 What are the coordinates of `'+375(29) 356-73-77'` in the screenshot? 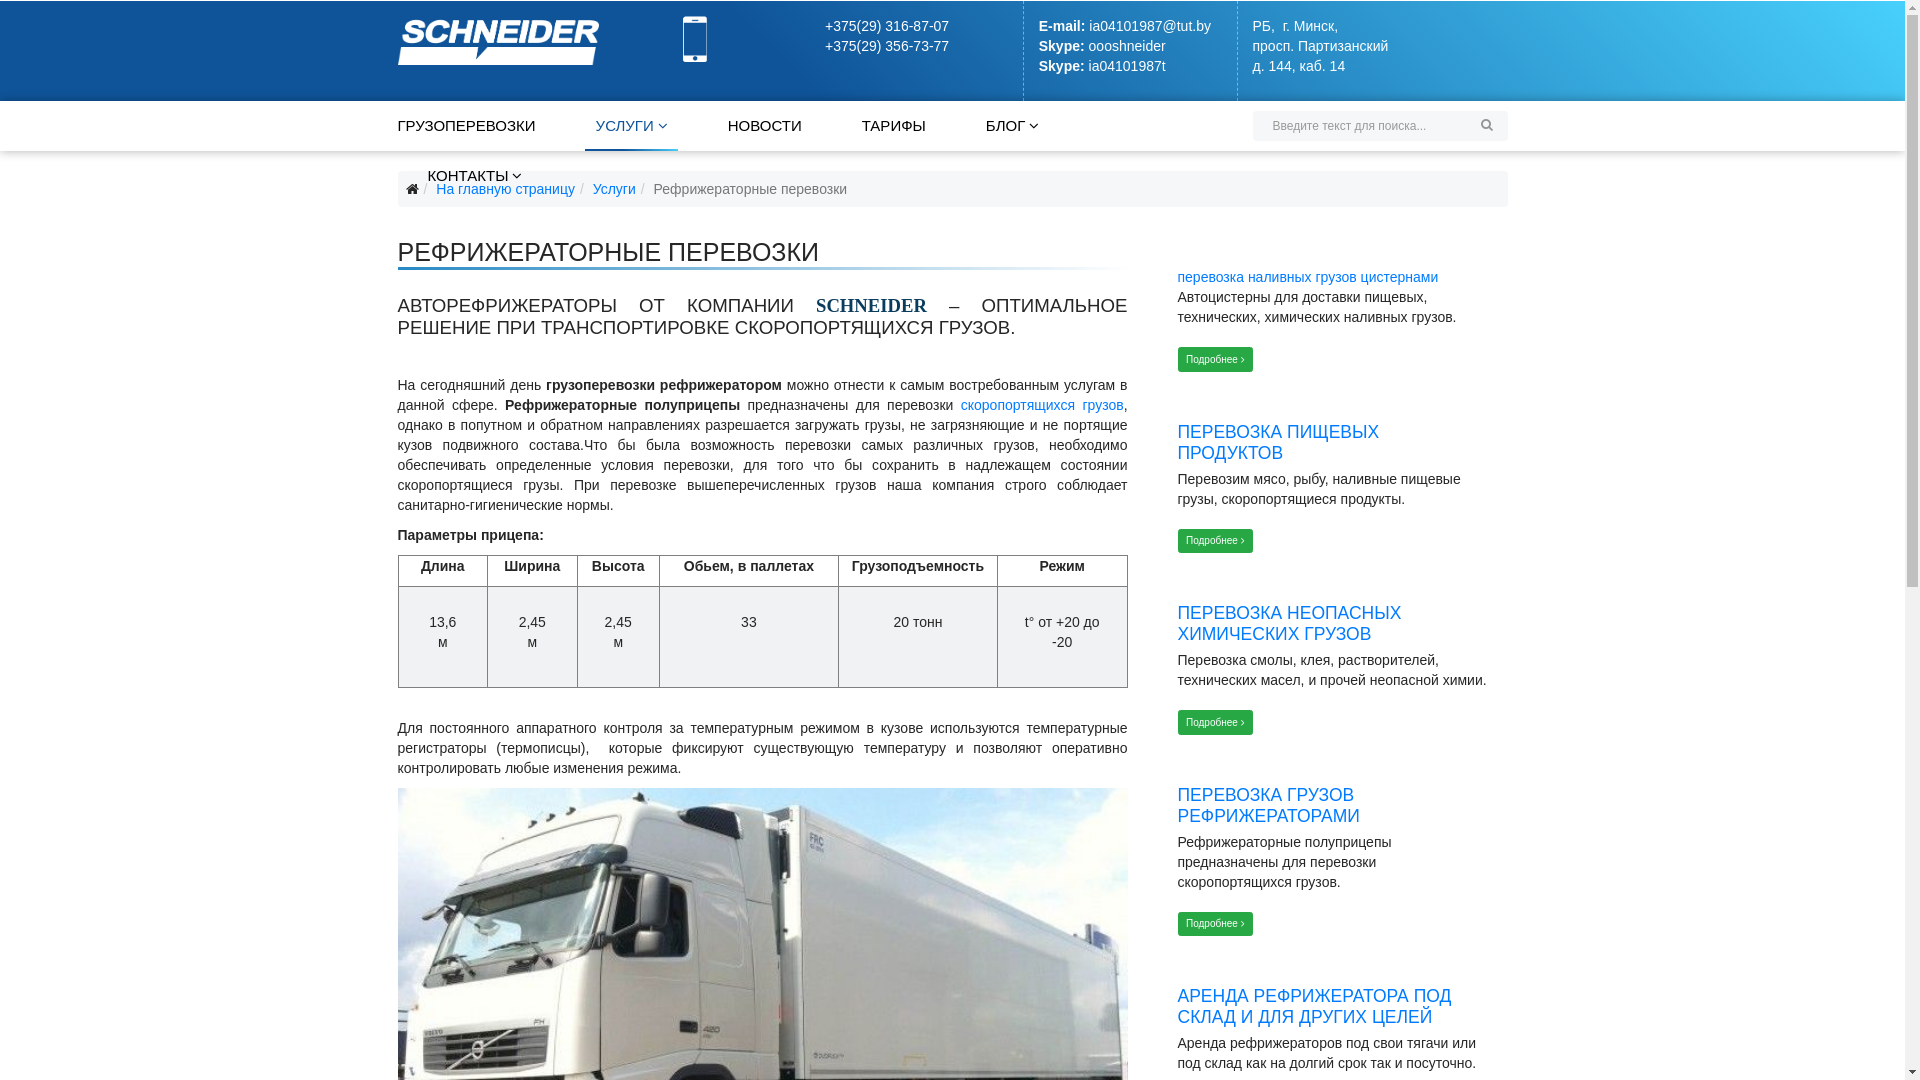 It's located at (886, 45).